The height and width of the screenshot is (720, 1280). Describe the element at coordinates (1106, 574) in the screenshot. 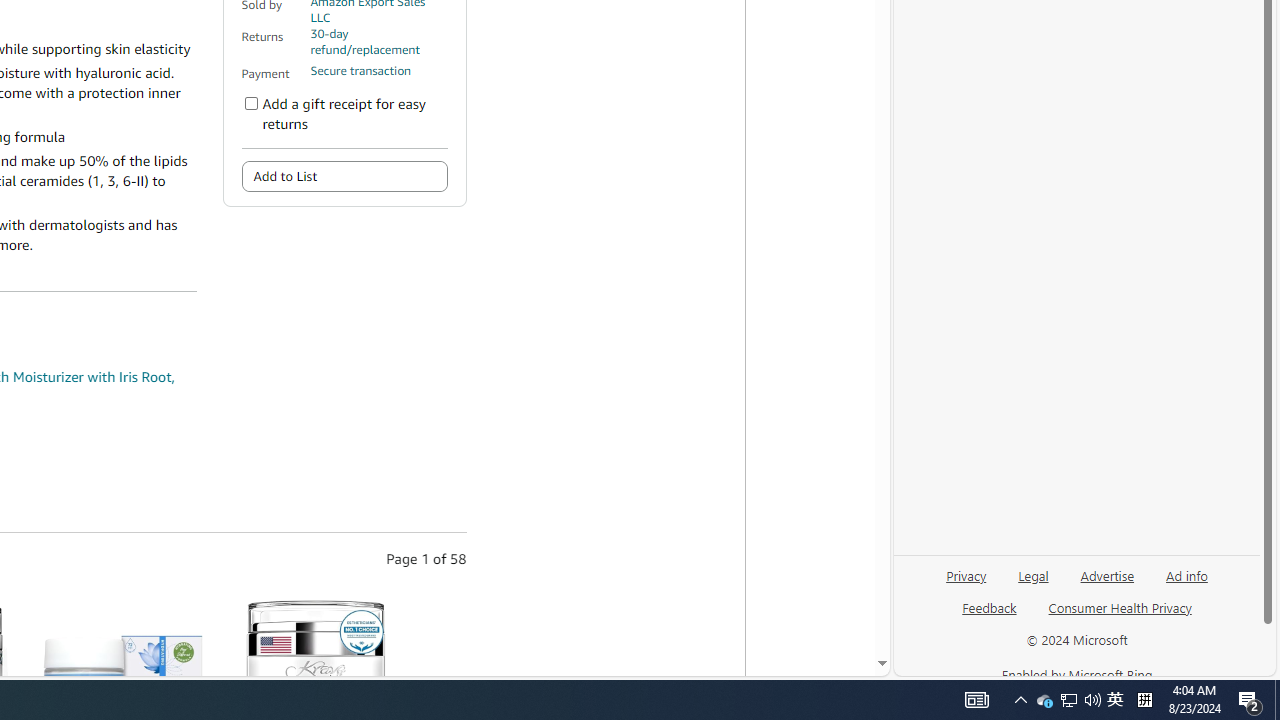

I see `'Advertise'` at that location.